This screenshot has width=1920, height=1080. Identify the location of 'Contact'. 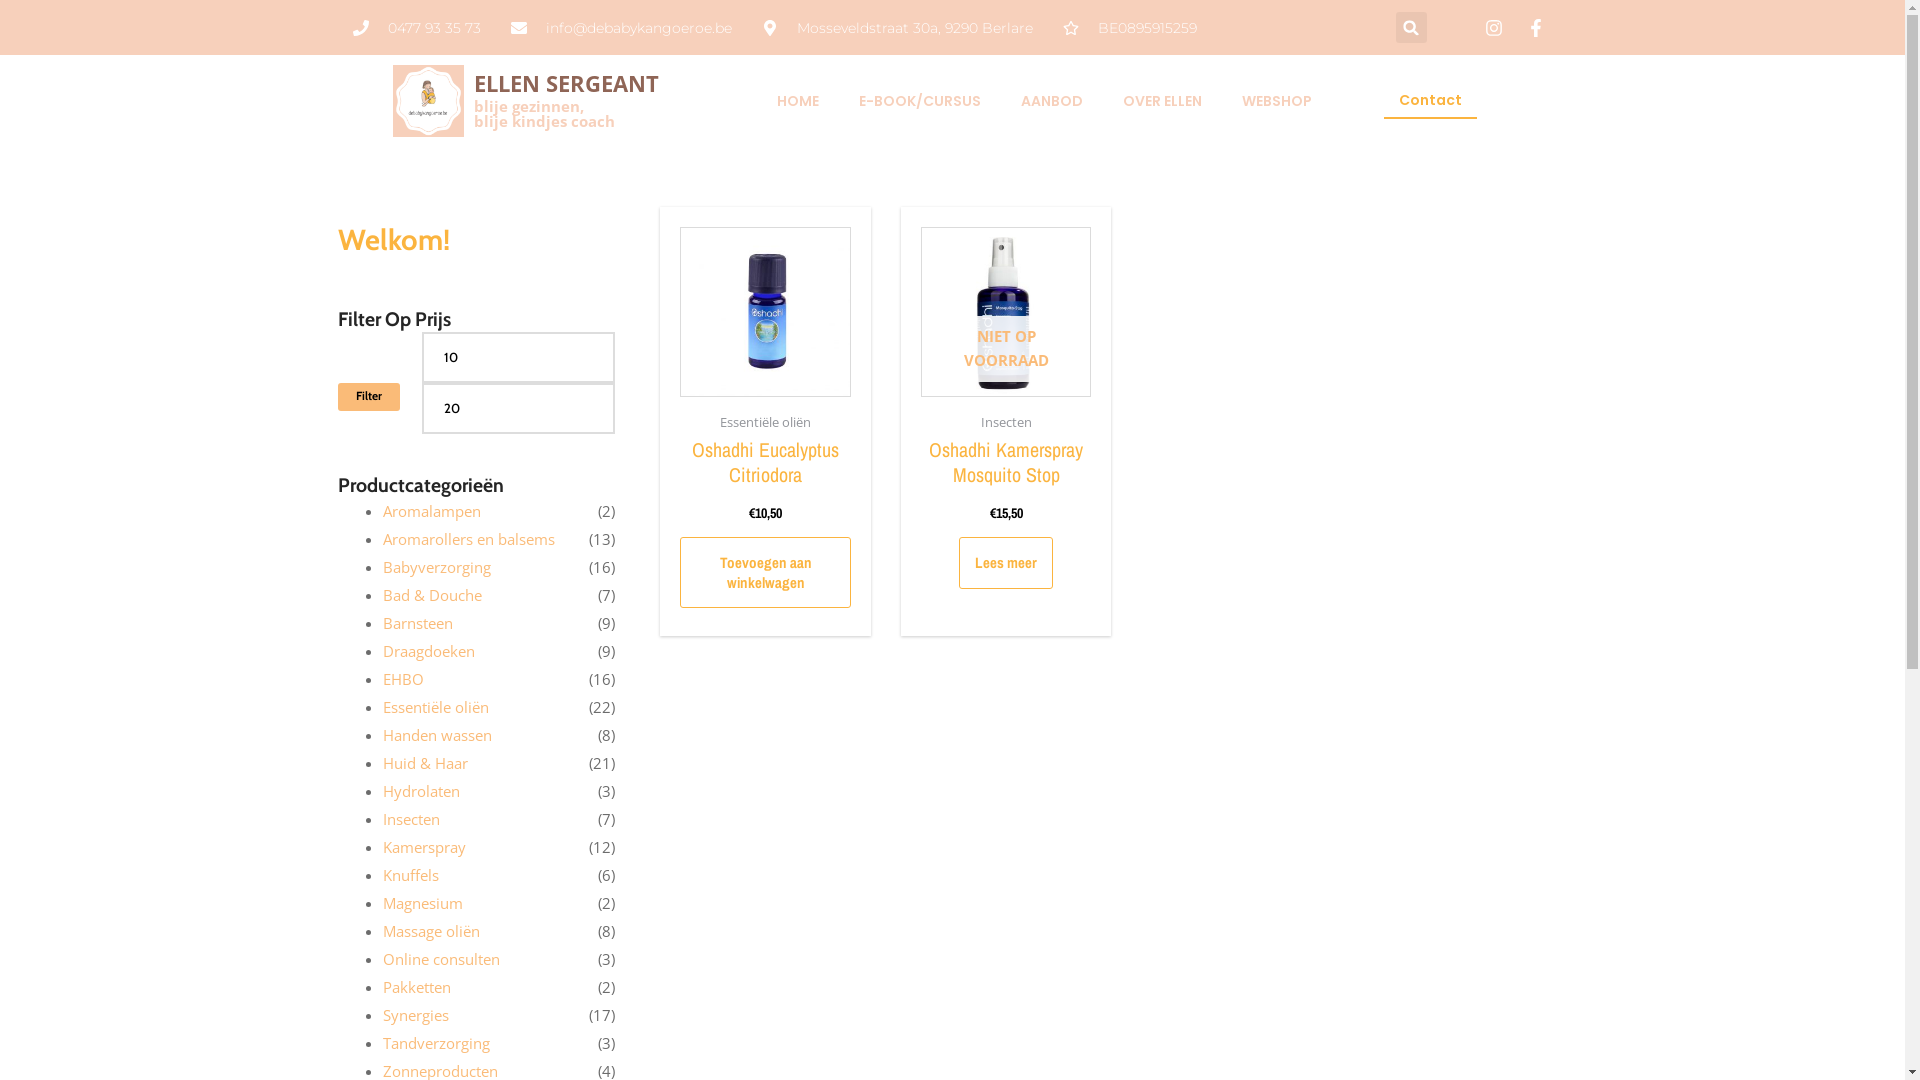
(1429, 100).